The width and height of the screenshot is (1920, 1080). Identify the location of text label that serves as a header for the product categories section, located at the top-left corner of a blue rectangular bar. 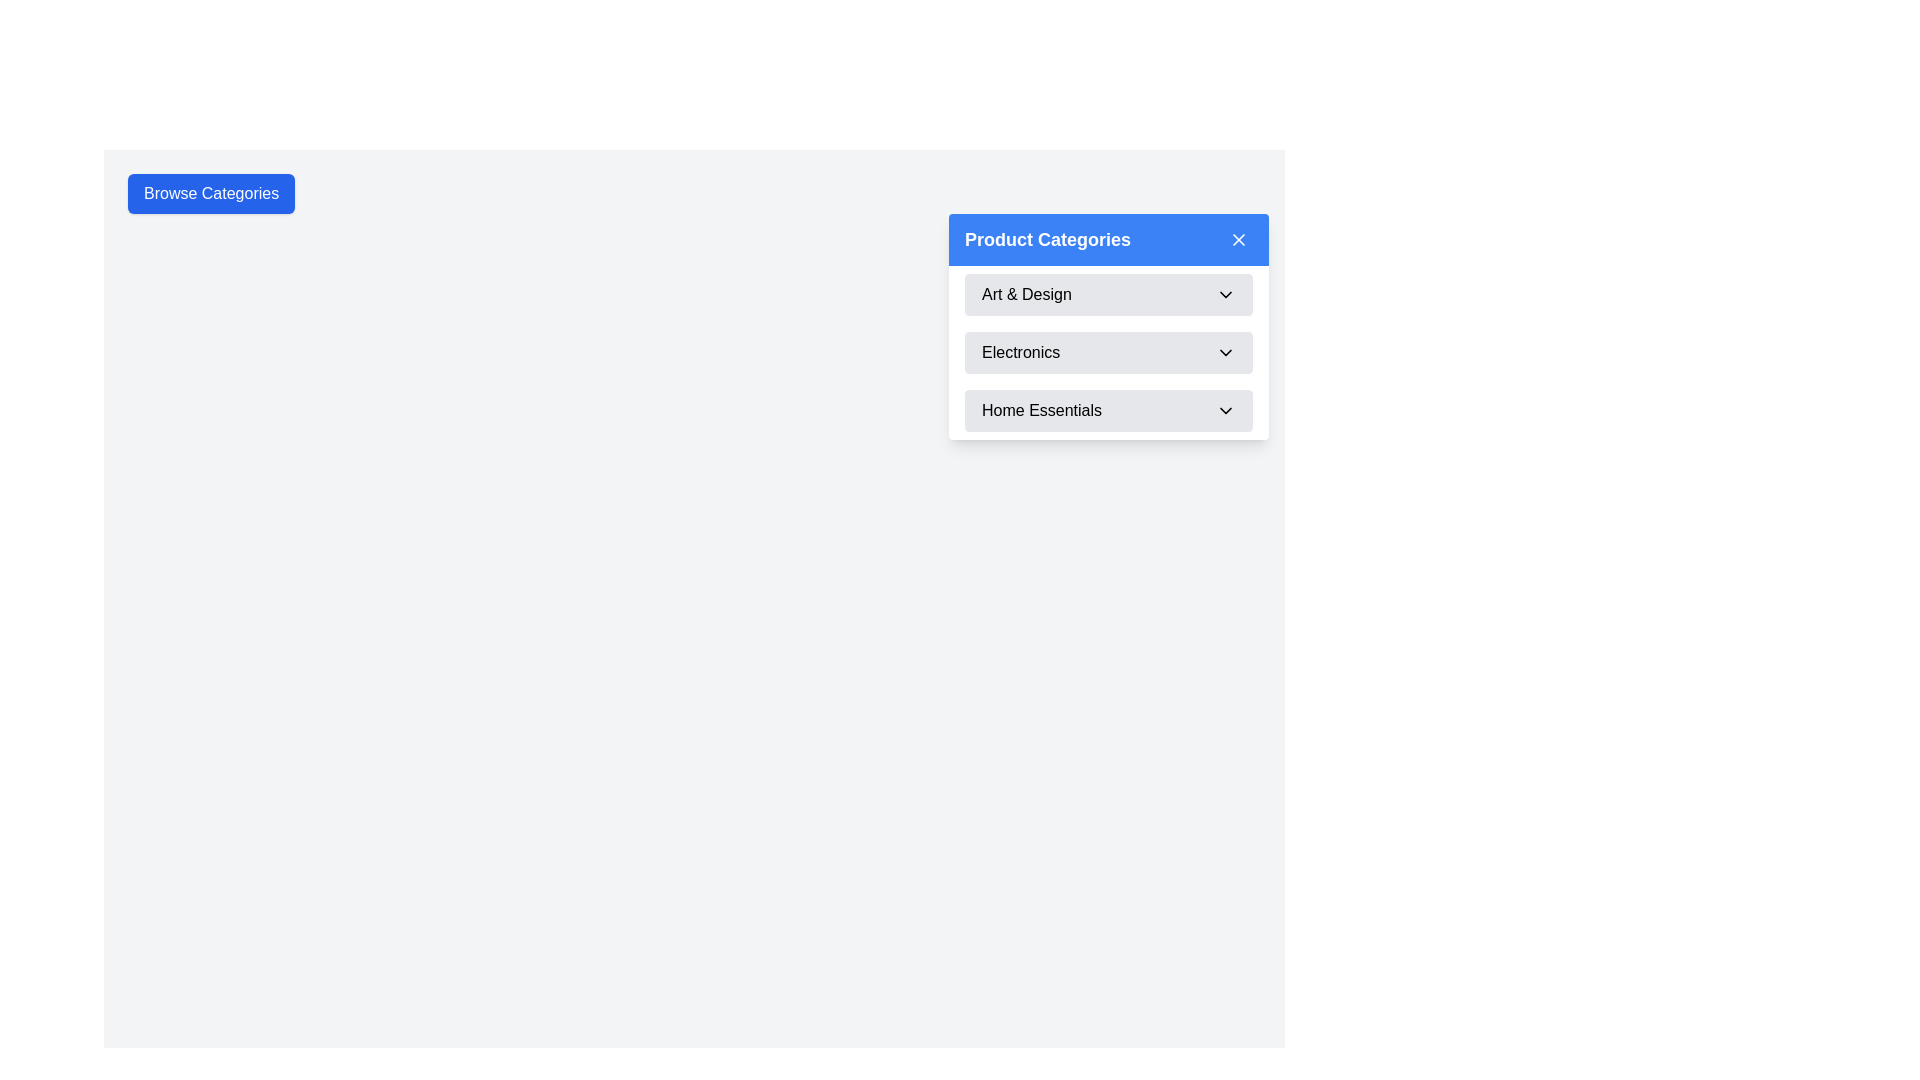
(1046, 238).